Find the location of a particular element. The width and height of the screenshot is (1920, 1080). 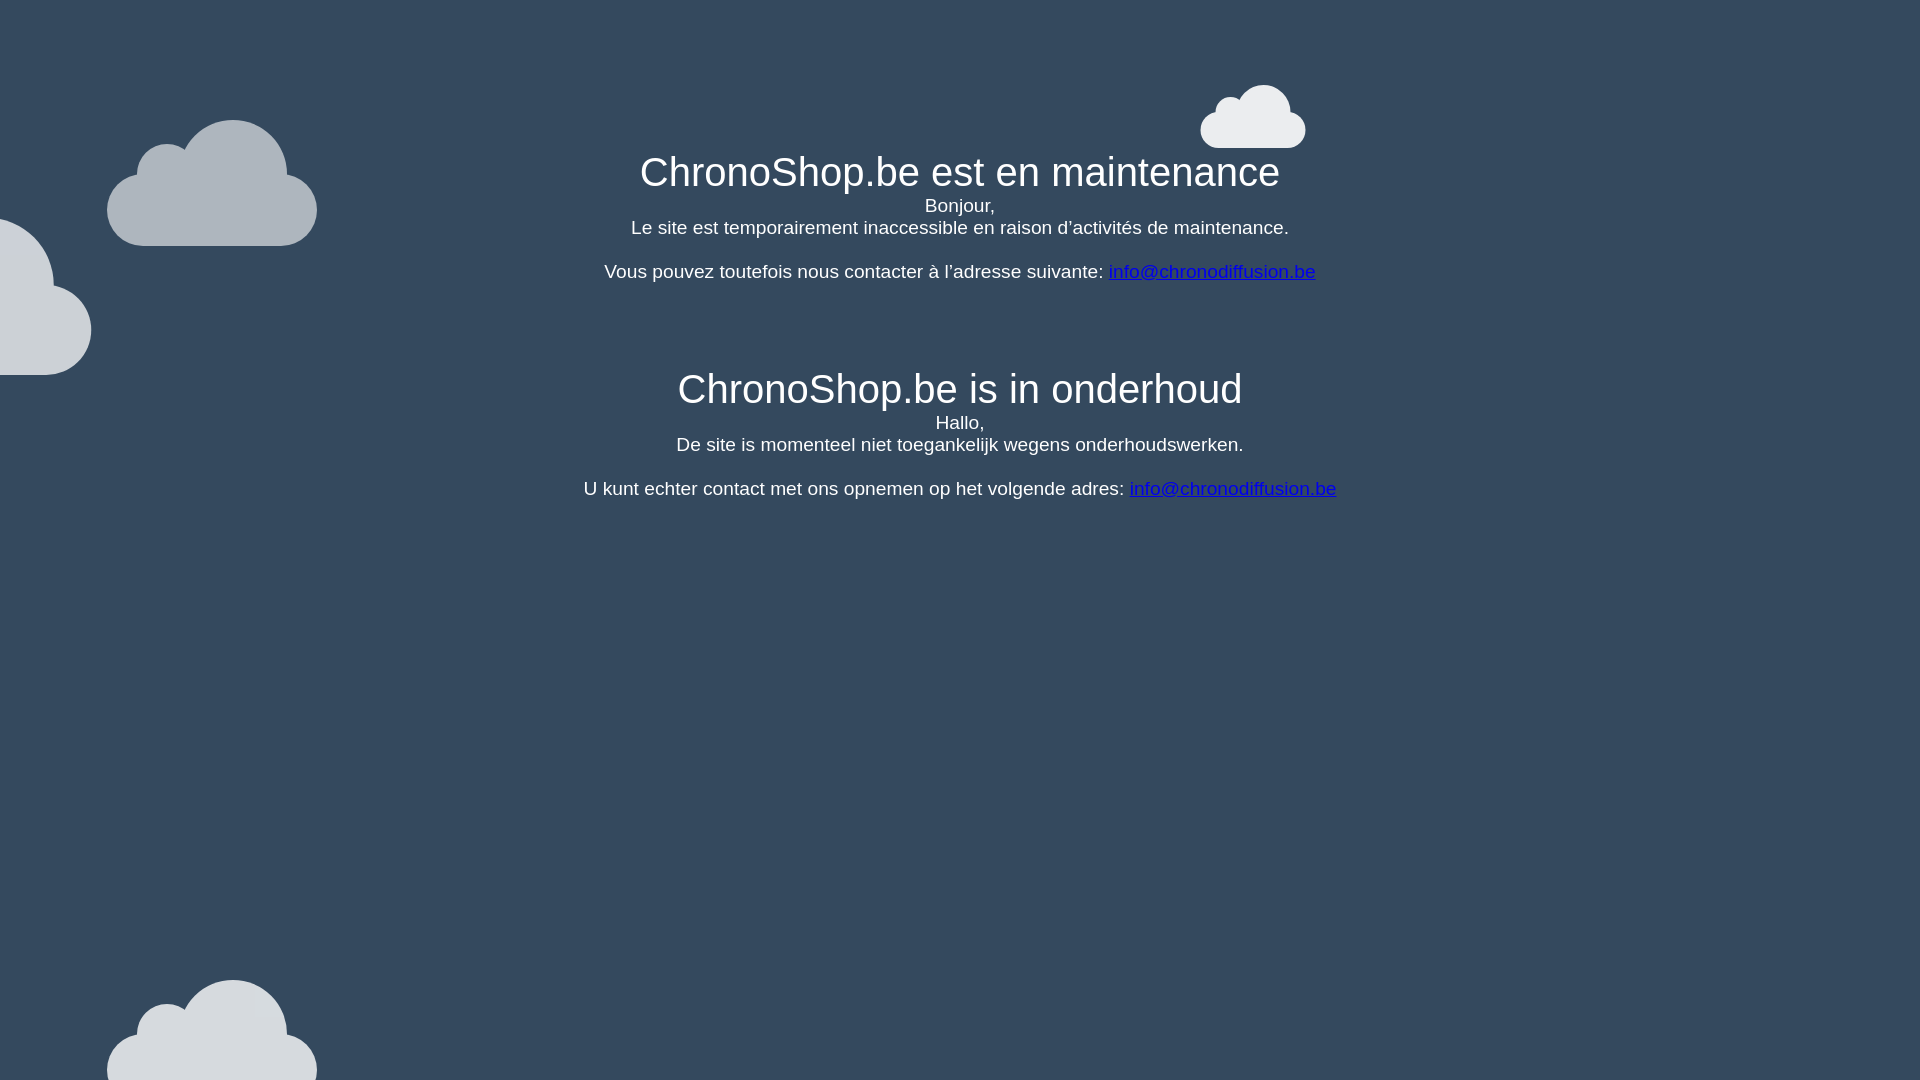

'info@chronodiffusion.be' is located at coordinates (1211, 271).